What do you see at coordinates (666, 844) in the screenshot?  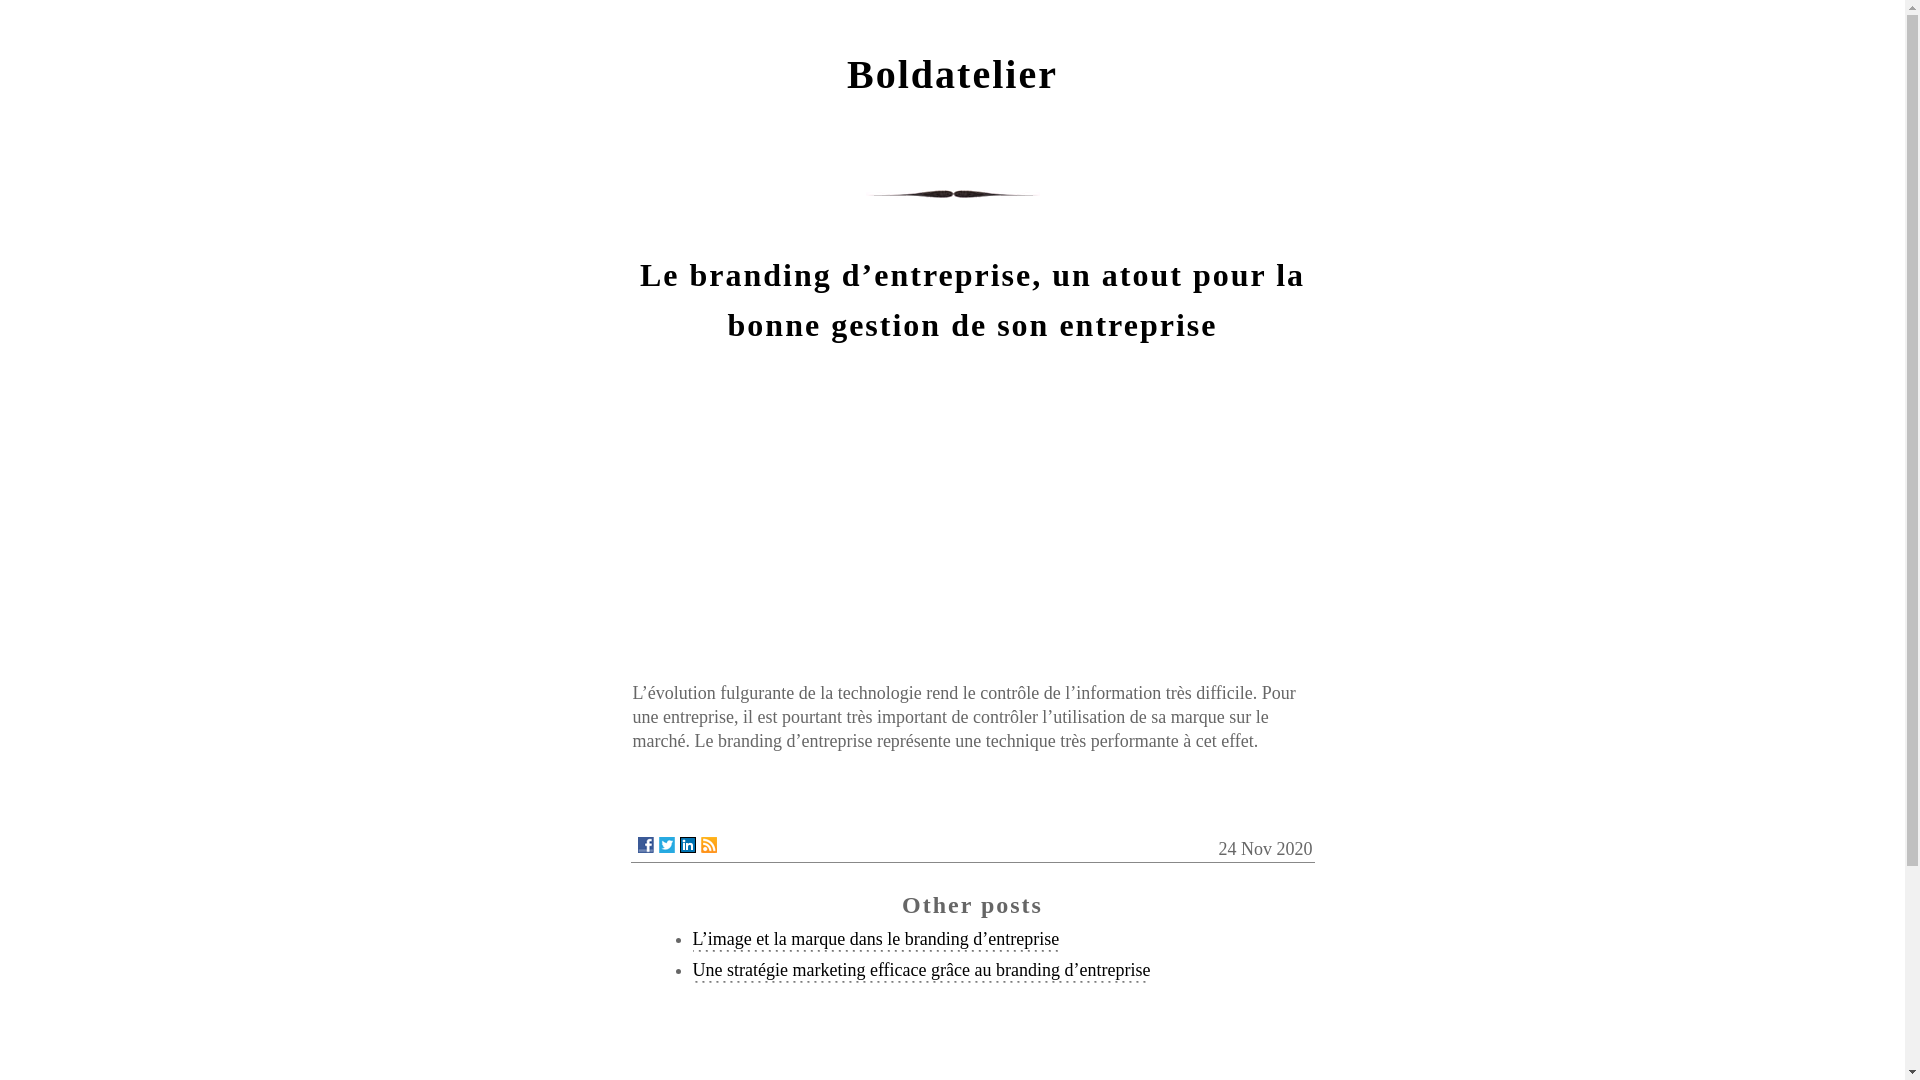 I see `'Twitter'` at bounding box center [666, 844].